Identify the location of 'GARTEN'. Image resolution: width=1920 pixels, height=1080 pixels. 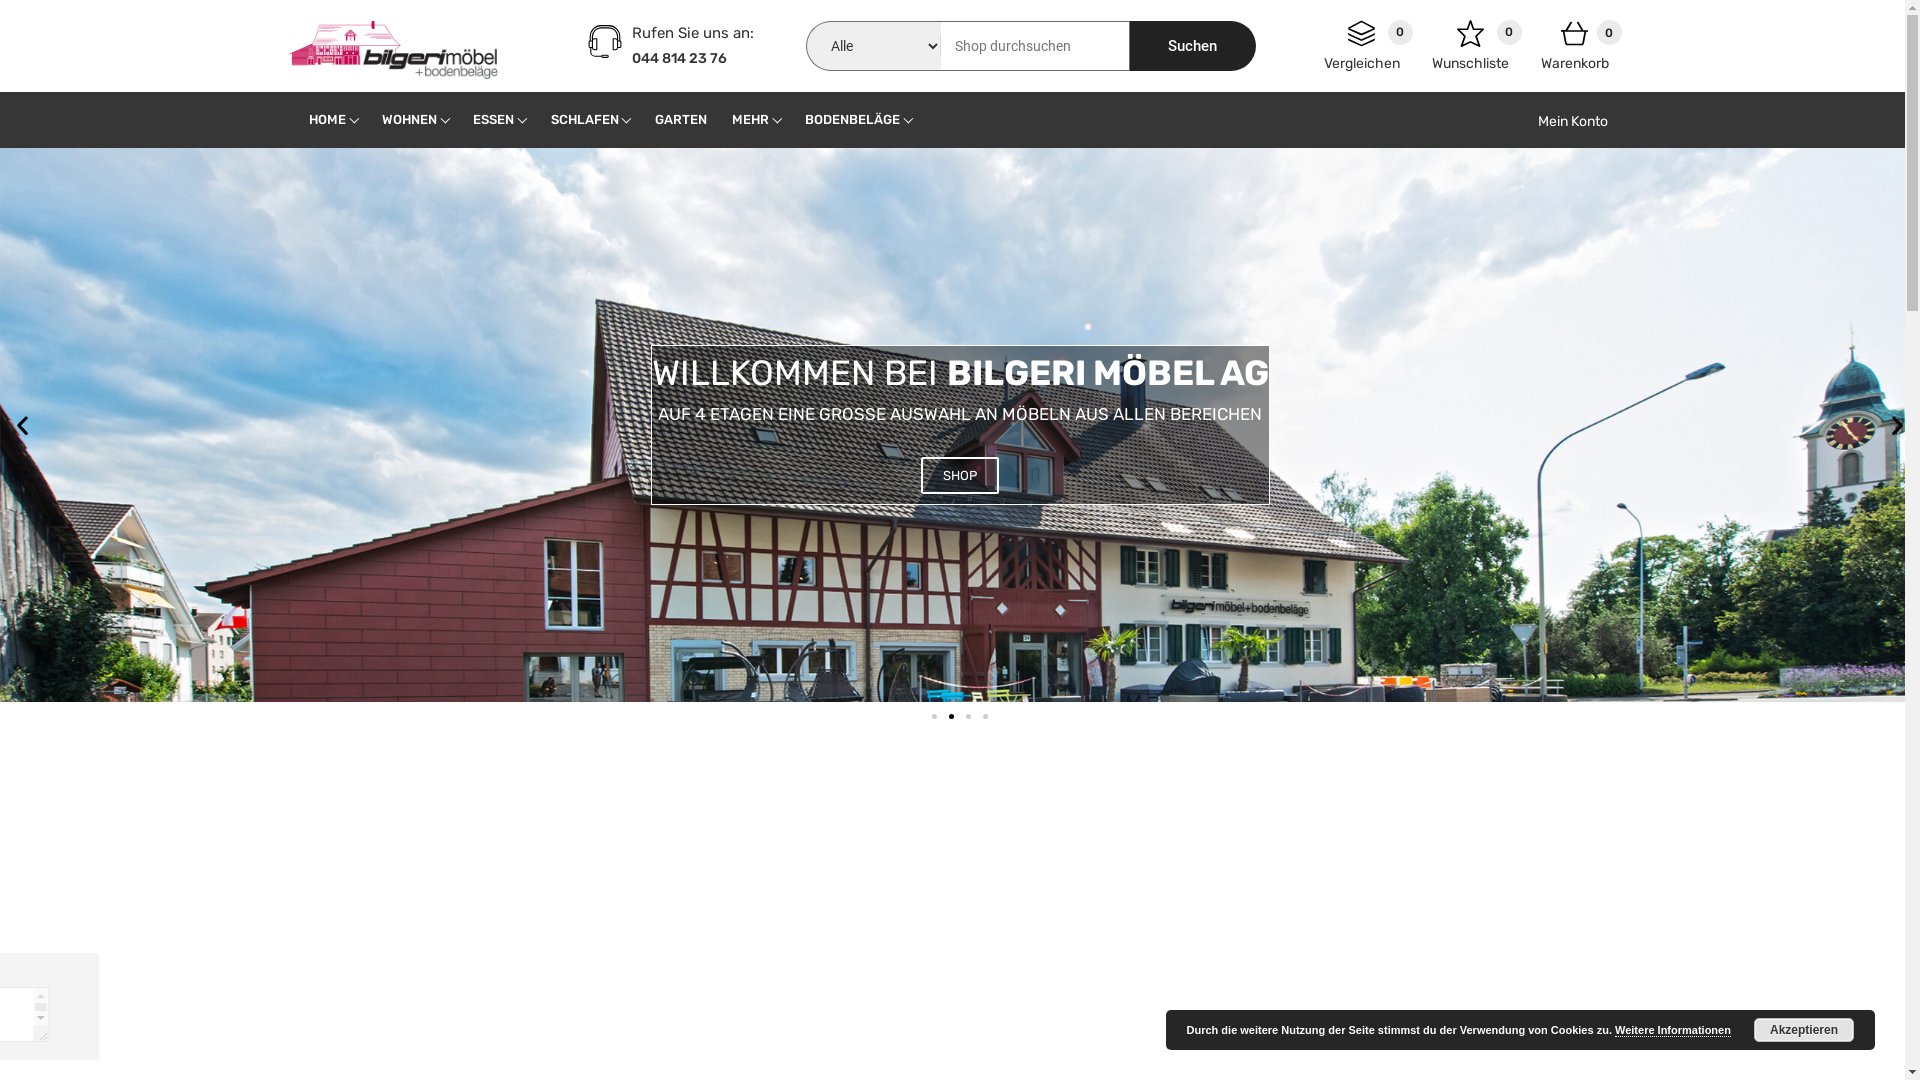
(680, 119).